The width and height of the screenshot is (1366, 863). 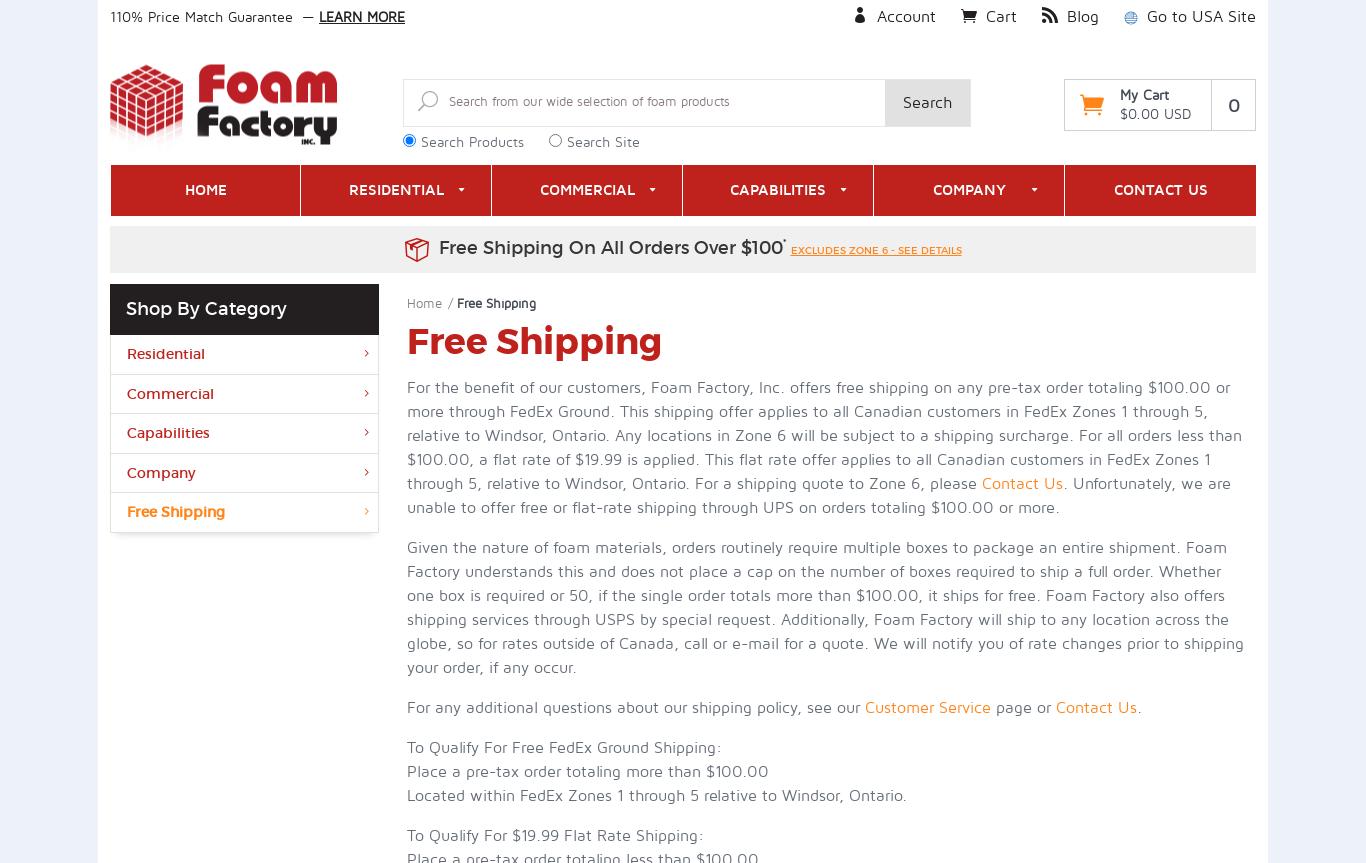 I want to click on 'Go to USA Site', so click(x=1197, y=17).